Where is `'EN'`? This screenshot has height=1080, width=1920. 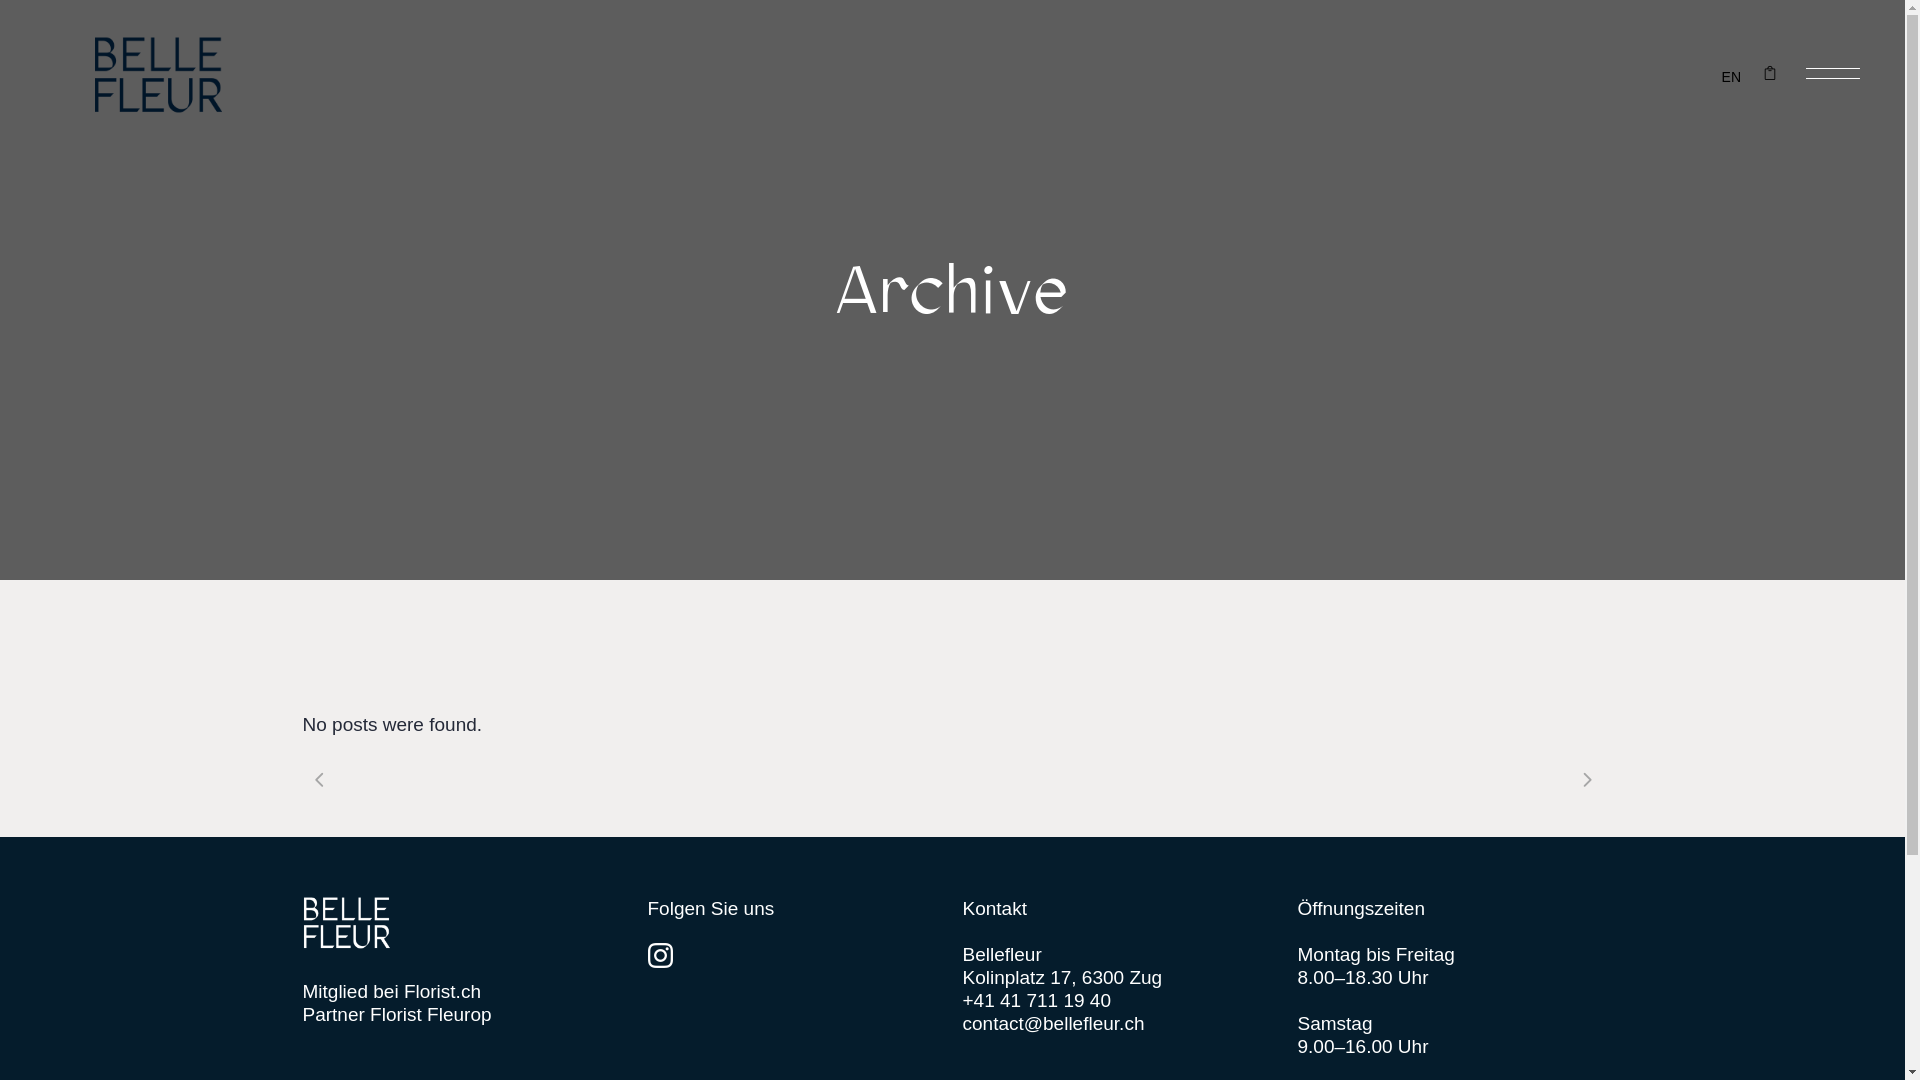 'EN' is located at coordinates (1730, 75).